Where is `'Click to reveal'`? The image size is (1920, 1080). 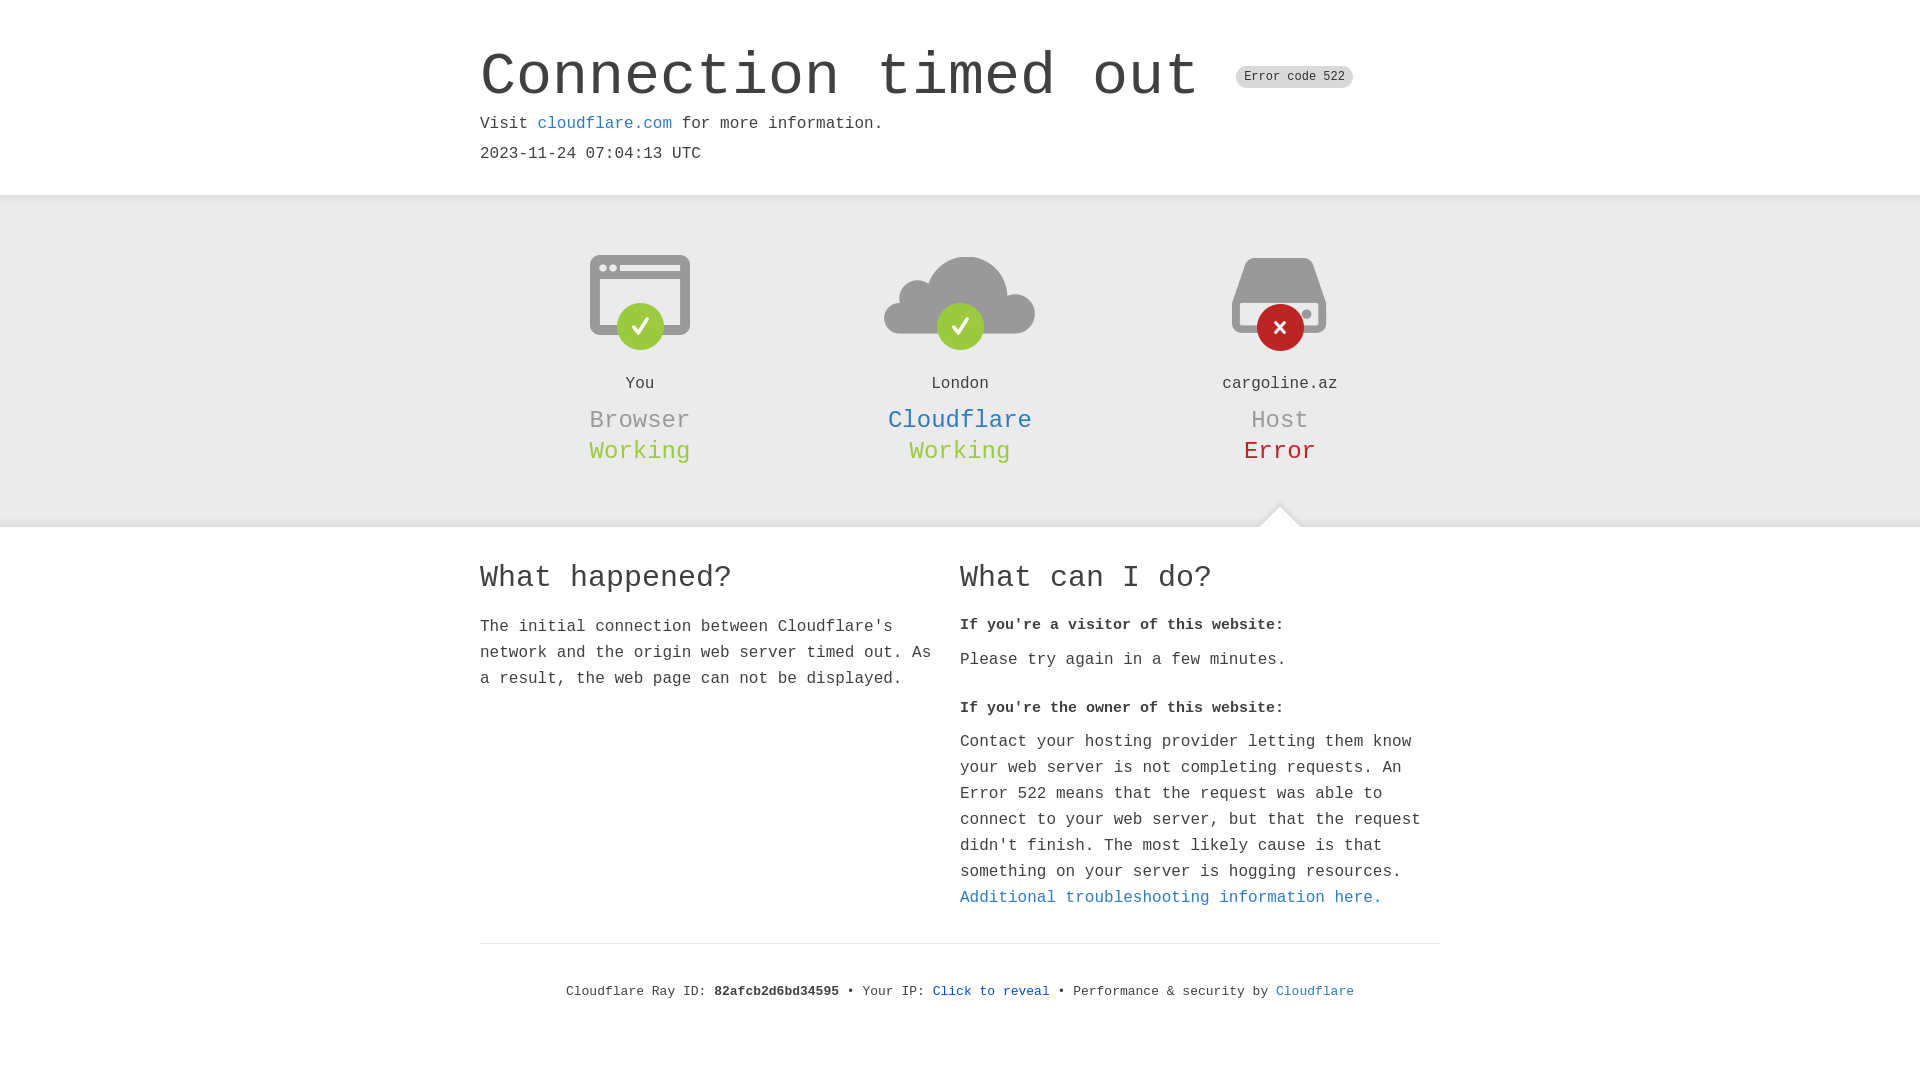 'Click to reveal' is located at coordinates (931, 991).